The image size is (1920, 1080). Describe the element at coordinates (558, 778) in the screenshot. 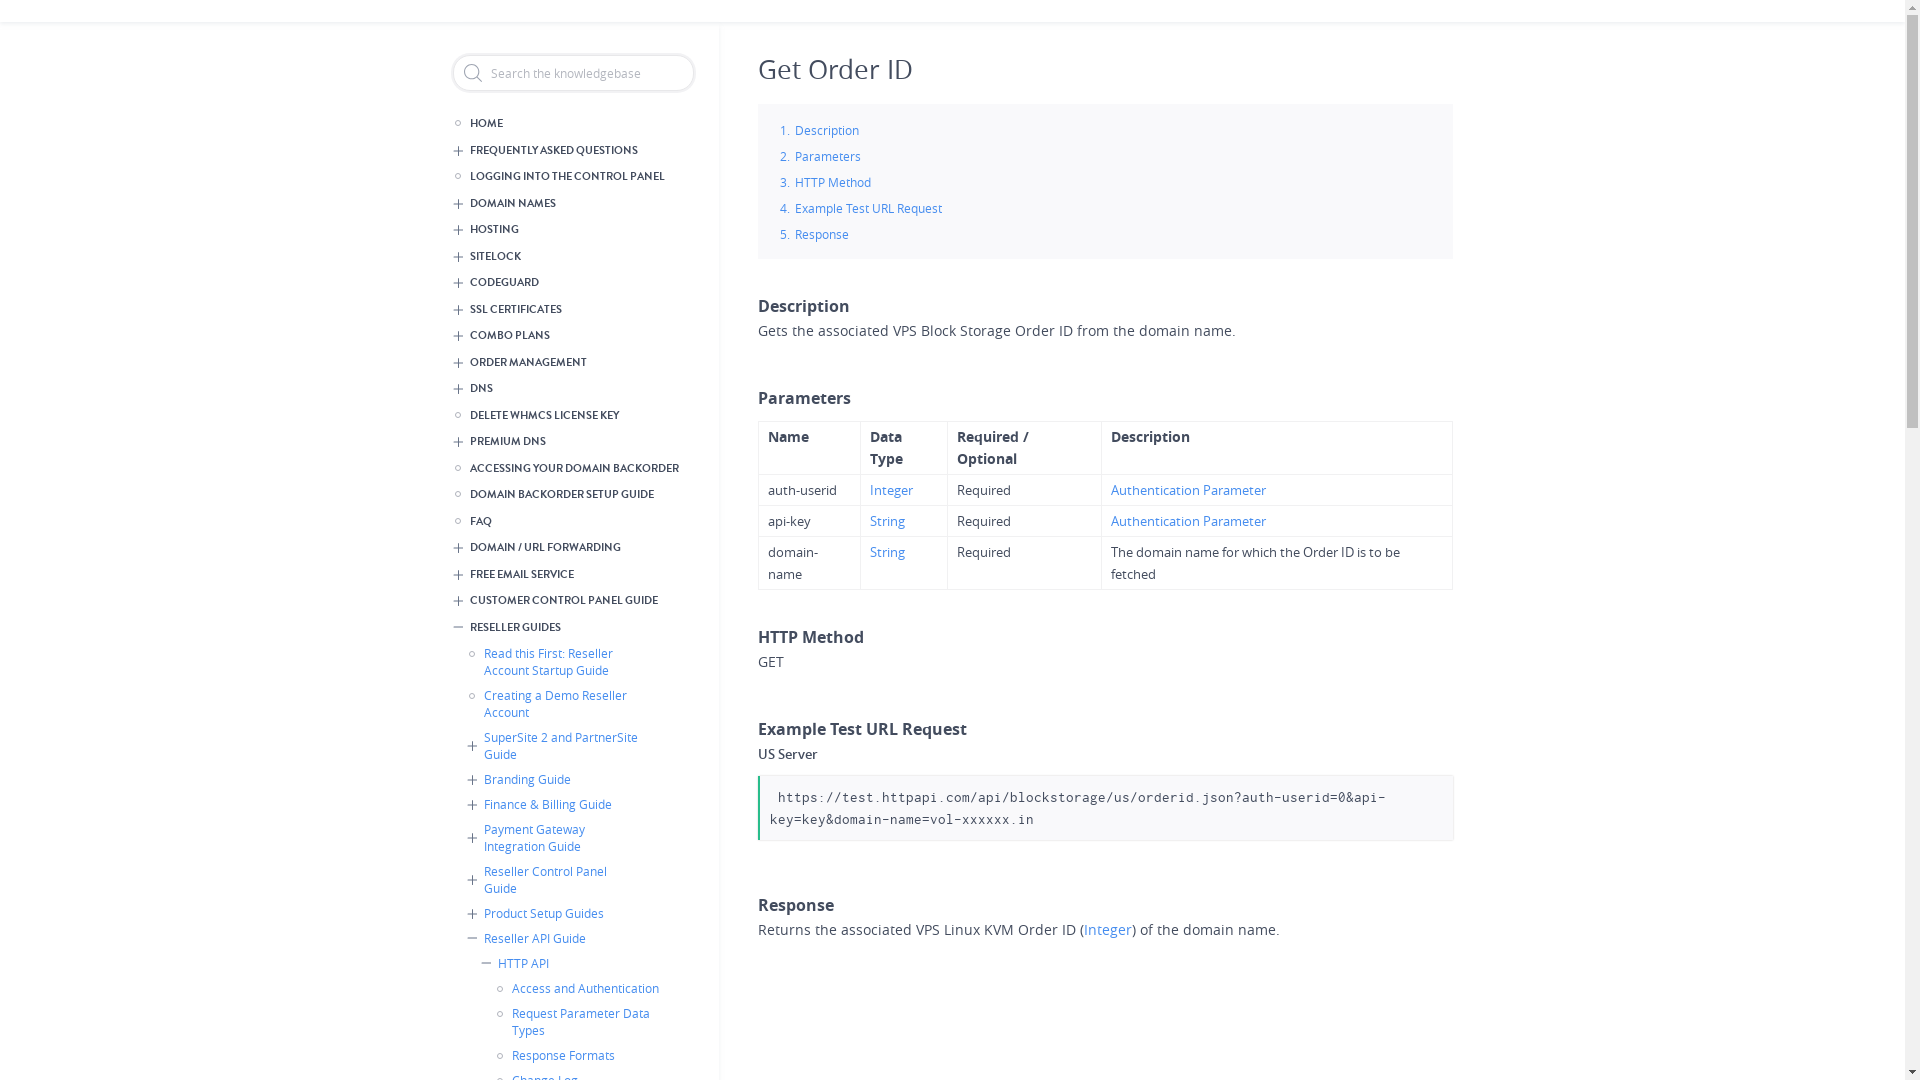

I see `'Branding Guide'` at that location.